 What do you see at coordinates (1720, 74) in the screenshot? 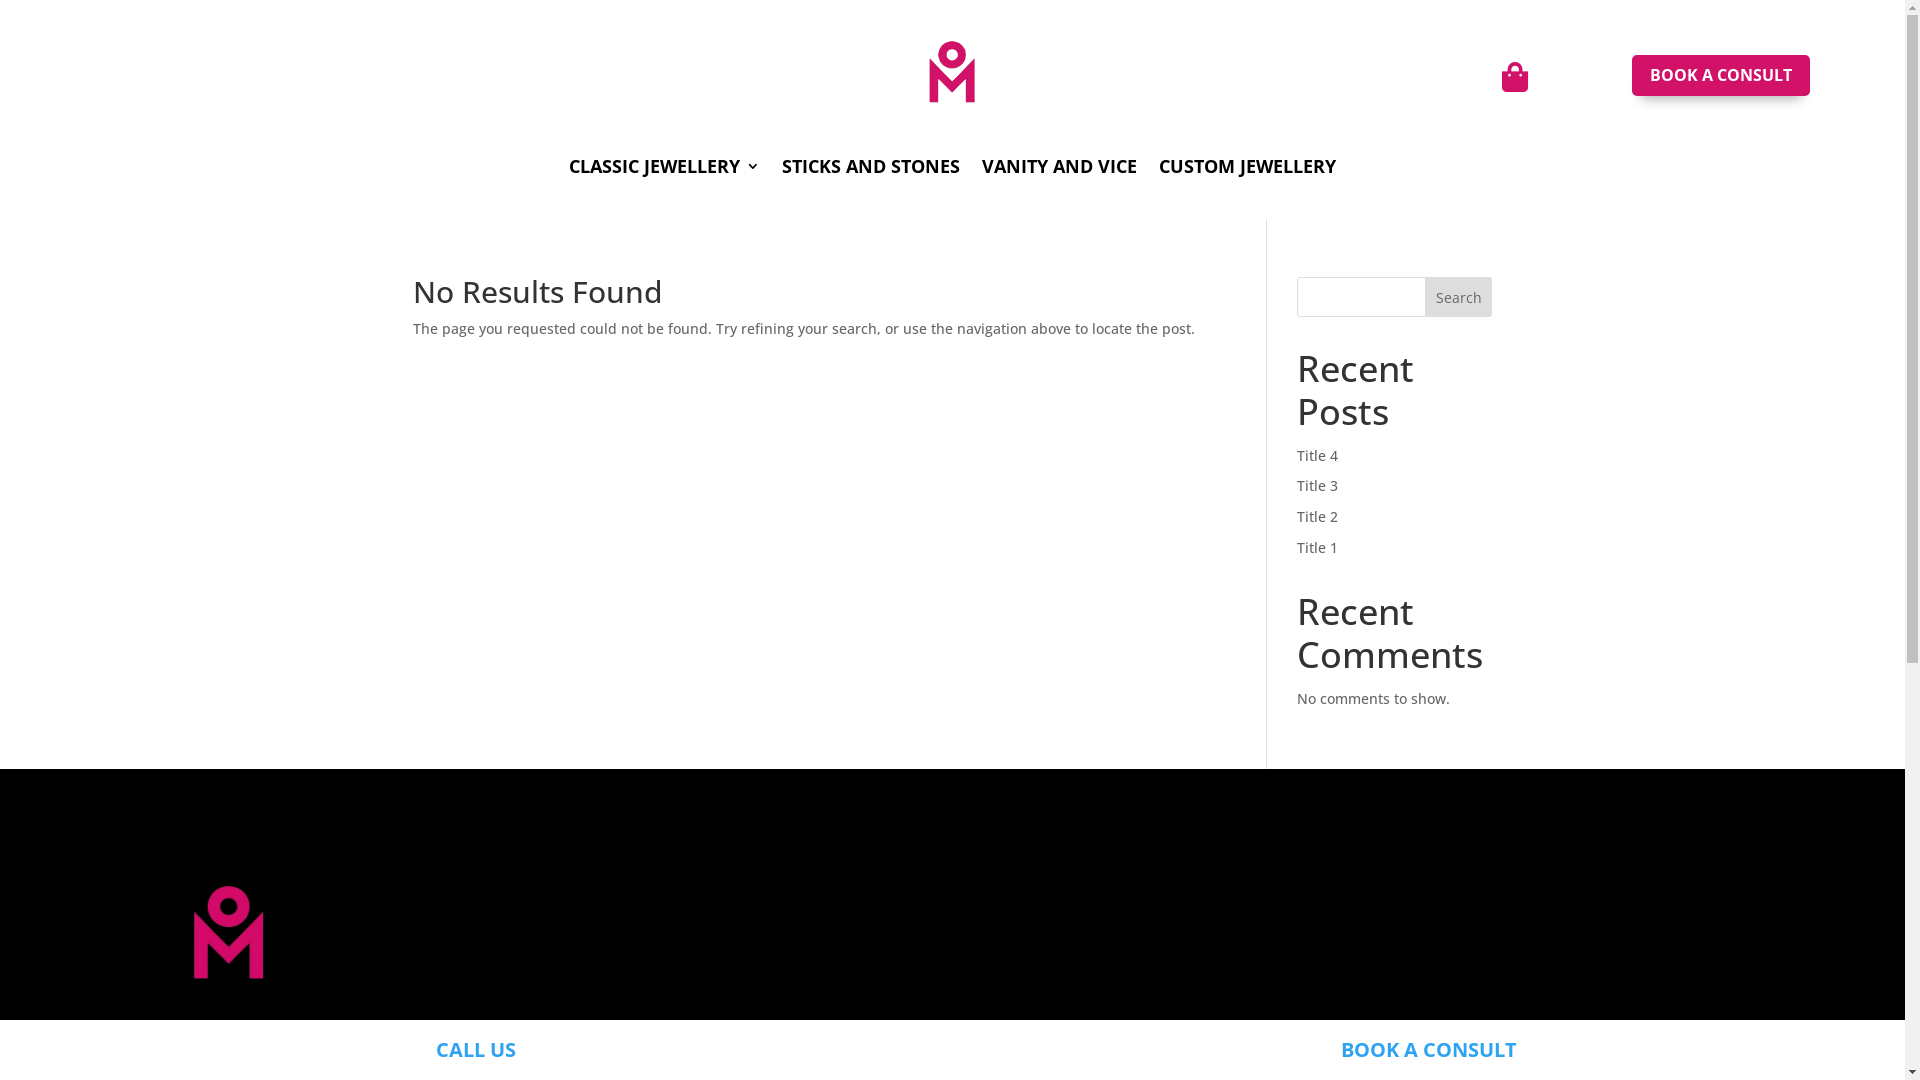
I see `'BOOK A CONSULT'` at bounding box center [1720, 74].